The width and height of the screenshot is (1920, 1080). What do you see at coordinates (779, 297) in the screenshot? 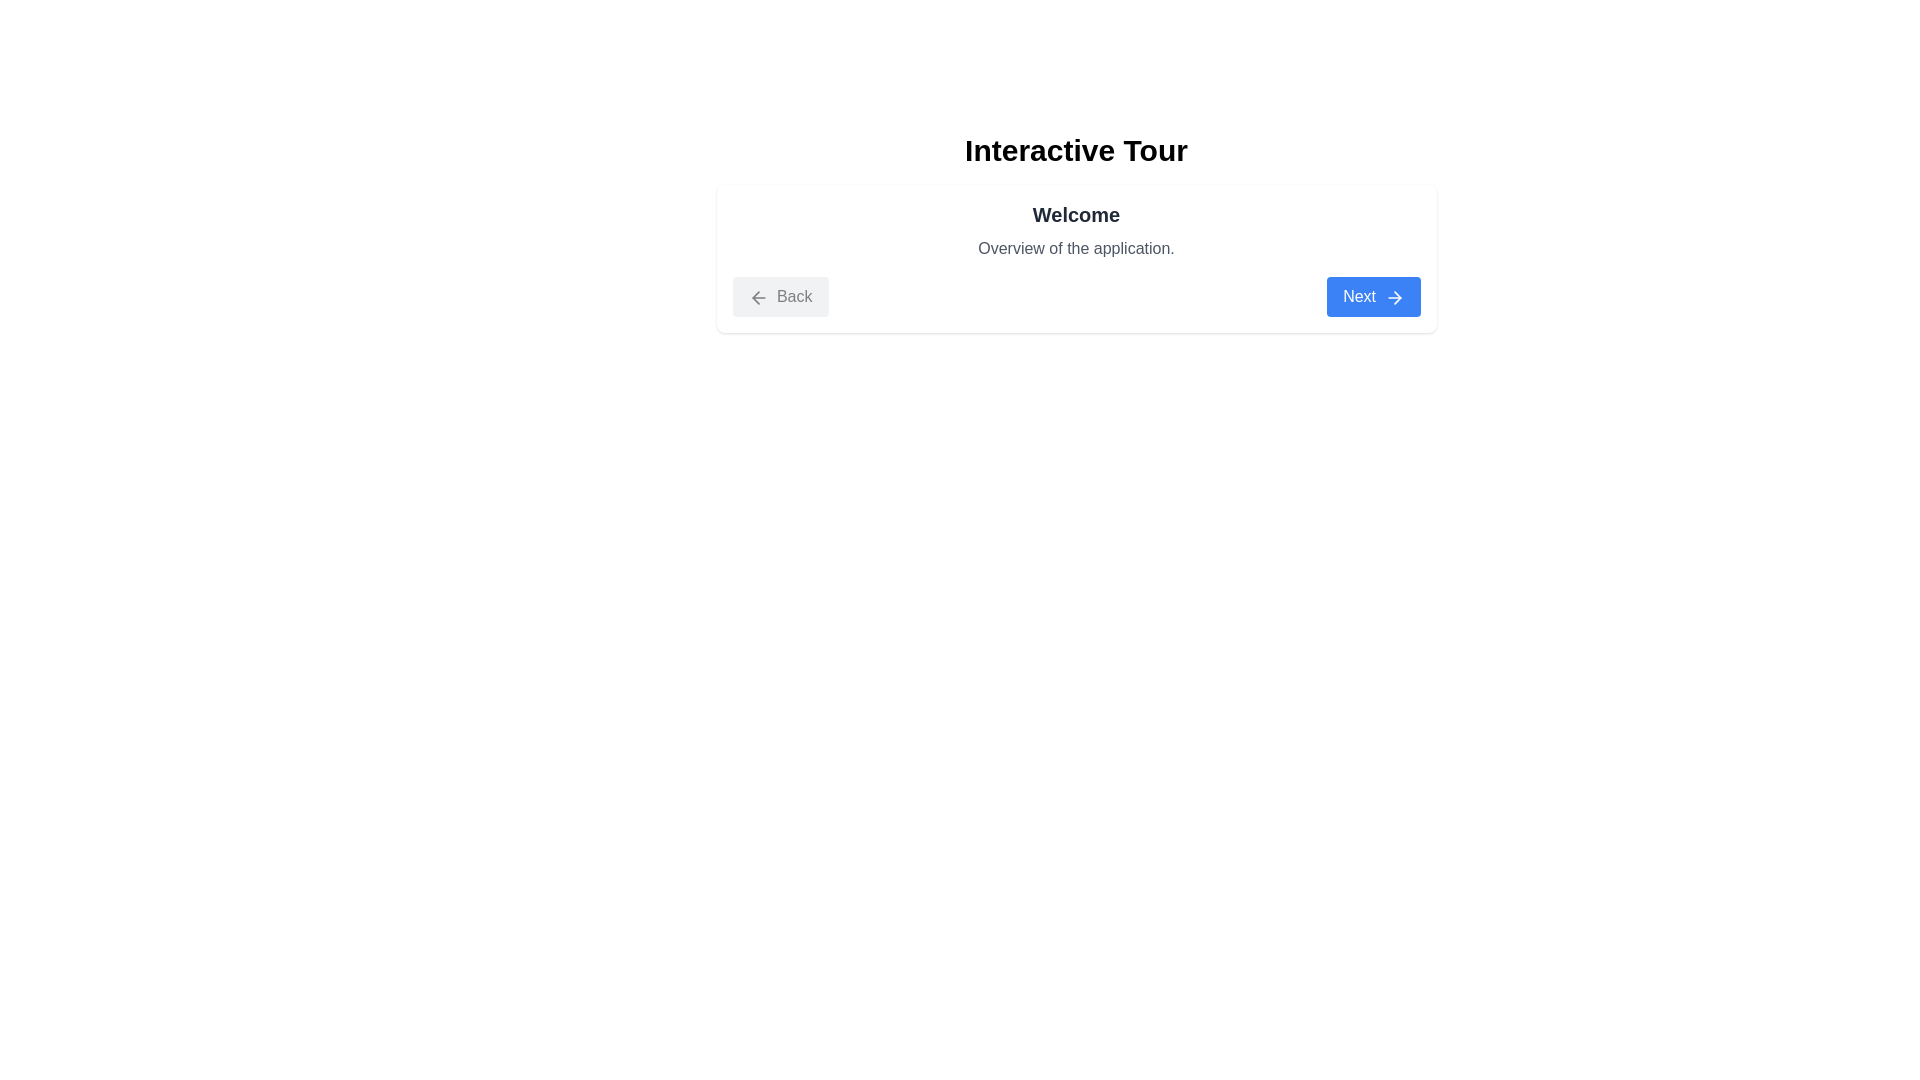
I see `the back navigation button located to the left of the 'Next' button in the top center of the interface` at bounding box center [779, 297].